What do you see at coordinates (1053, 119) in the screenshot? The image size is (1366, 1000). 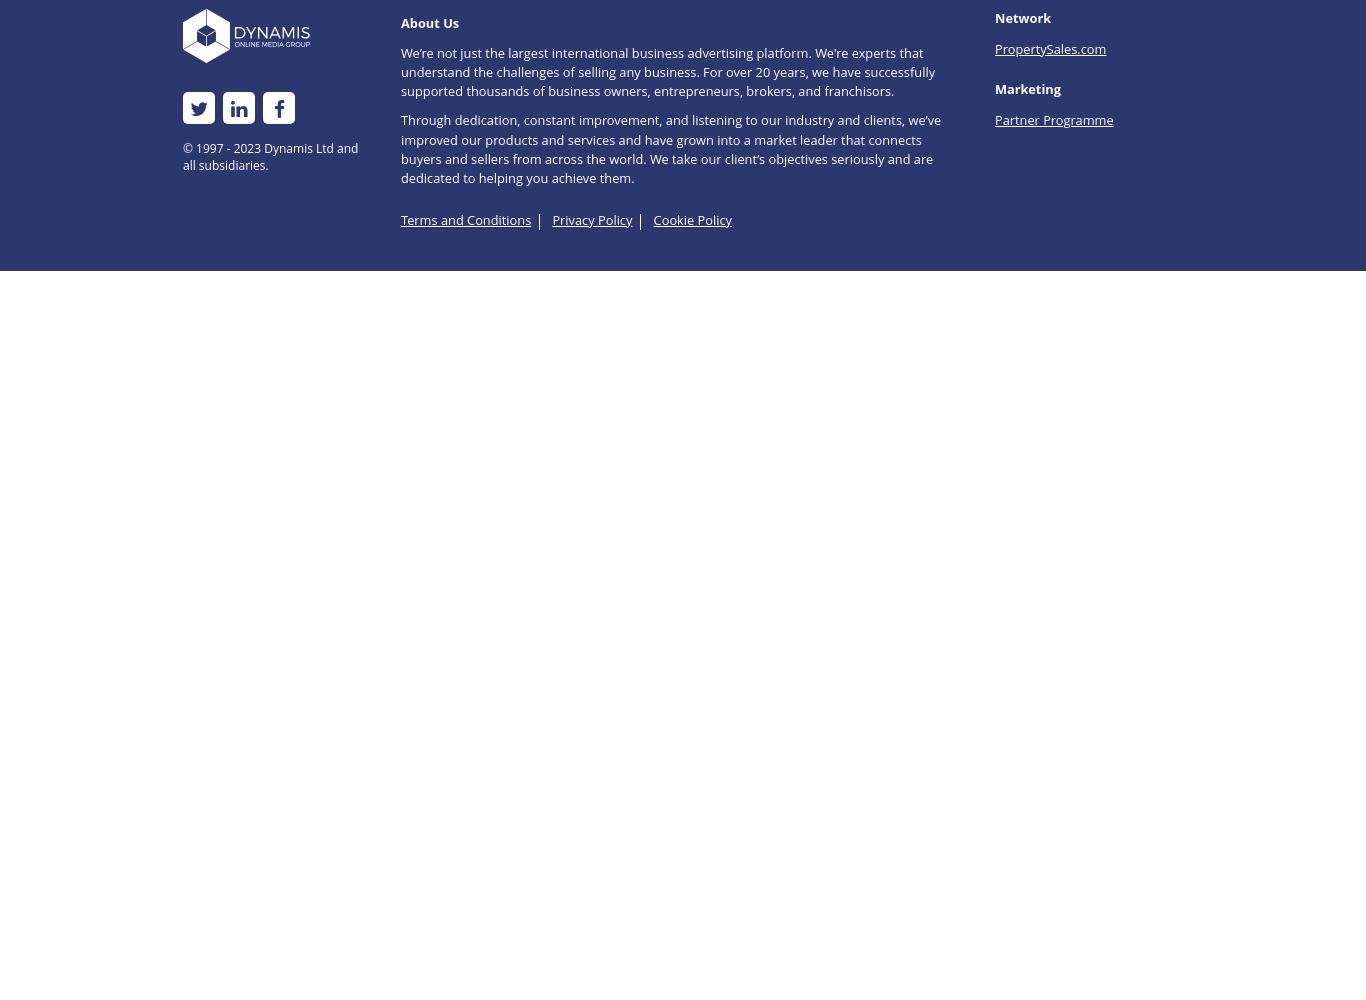 I see `'Partner Programme'` at bounding box center [1053, 119].